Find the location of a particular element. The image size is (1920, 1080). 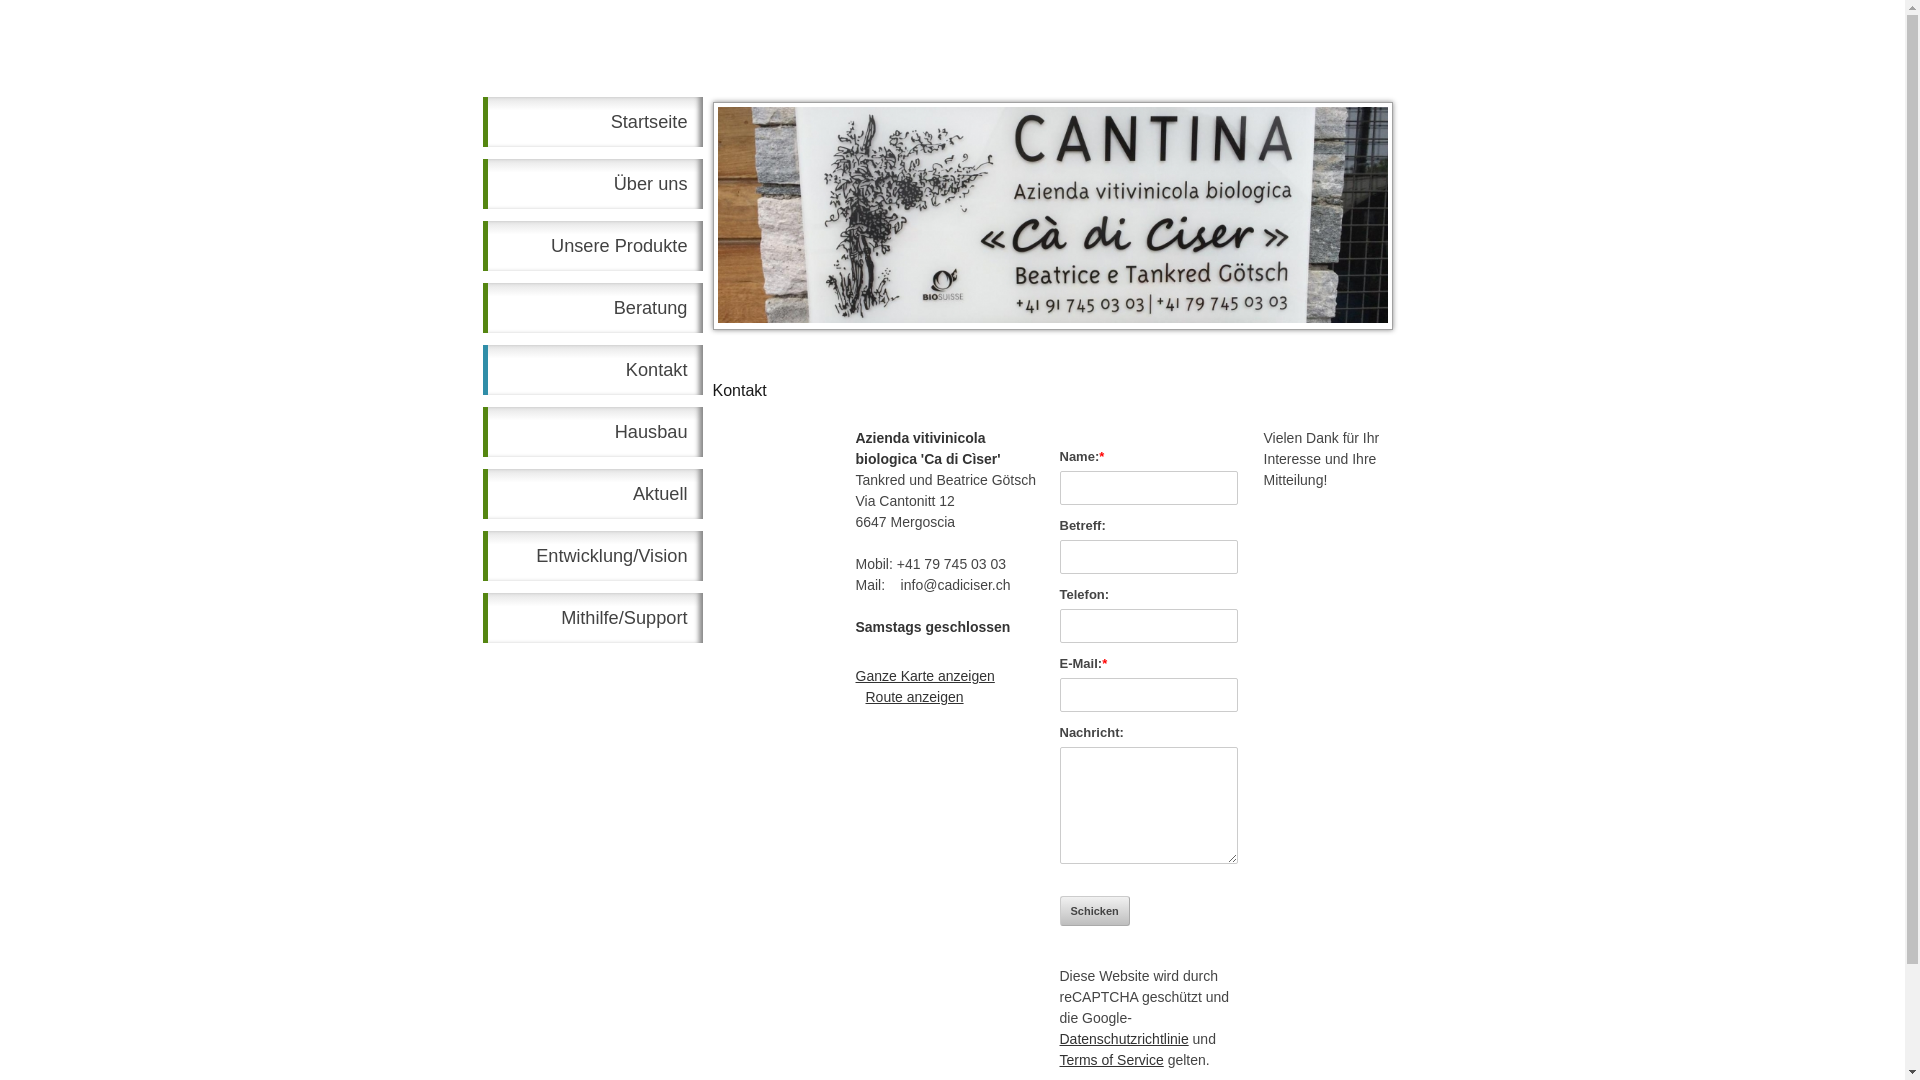

'Mithilfe/Support' is located at coordinates (590, 616).